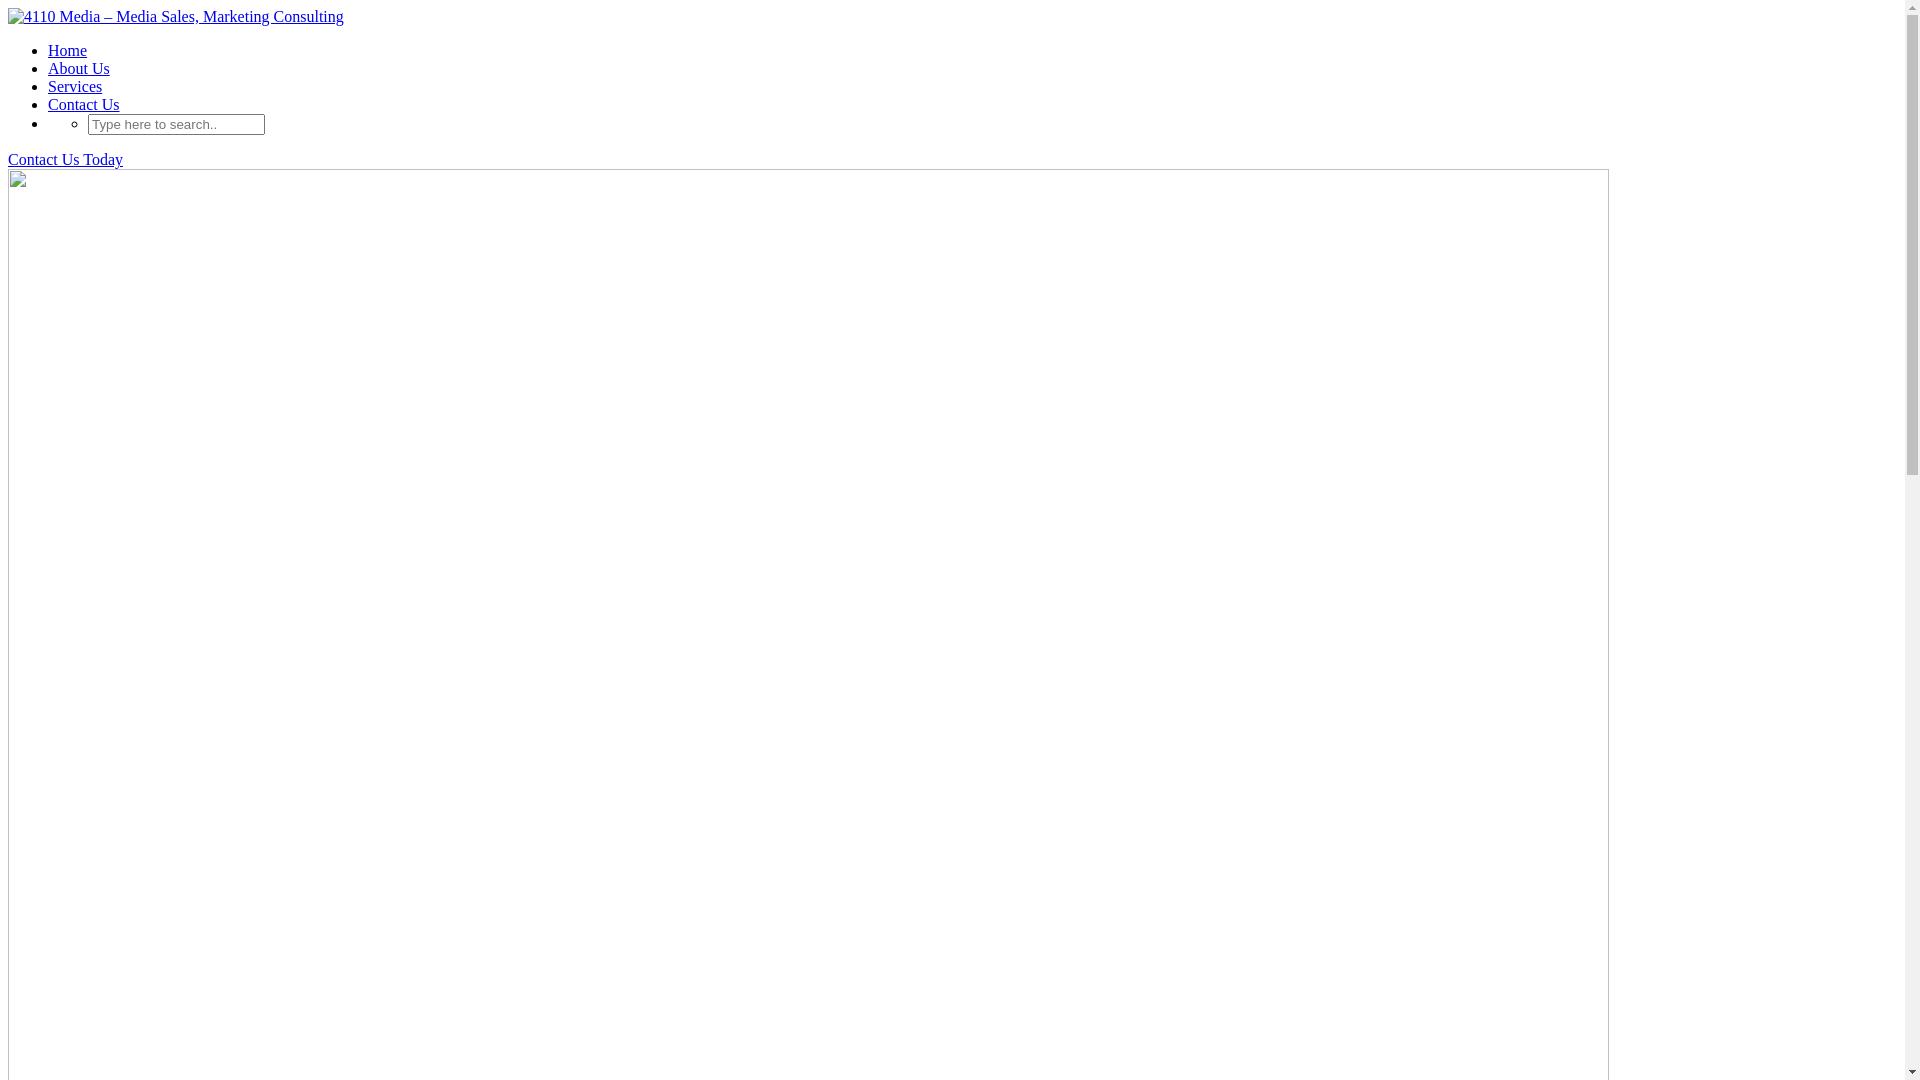 The image size is (1920, 1080). What do you see at coordinates (67, 49) in the screenshot?
I see `'Home'` at bounding box center [67, 49].